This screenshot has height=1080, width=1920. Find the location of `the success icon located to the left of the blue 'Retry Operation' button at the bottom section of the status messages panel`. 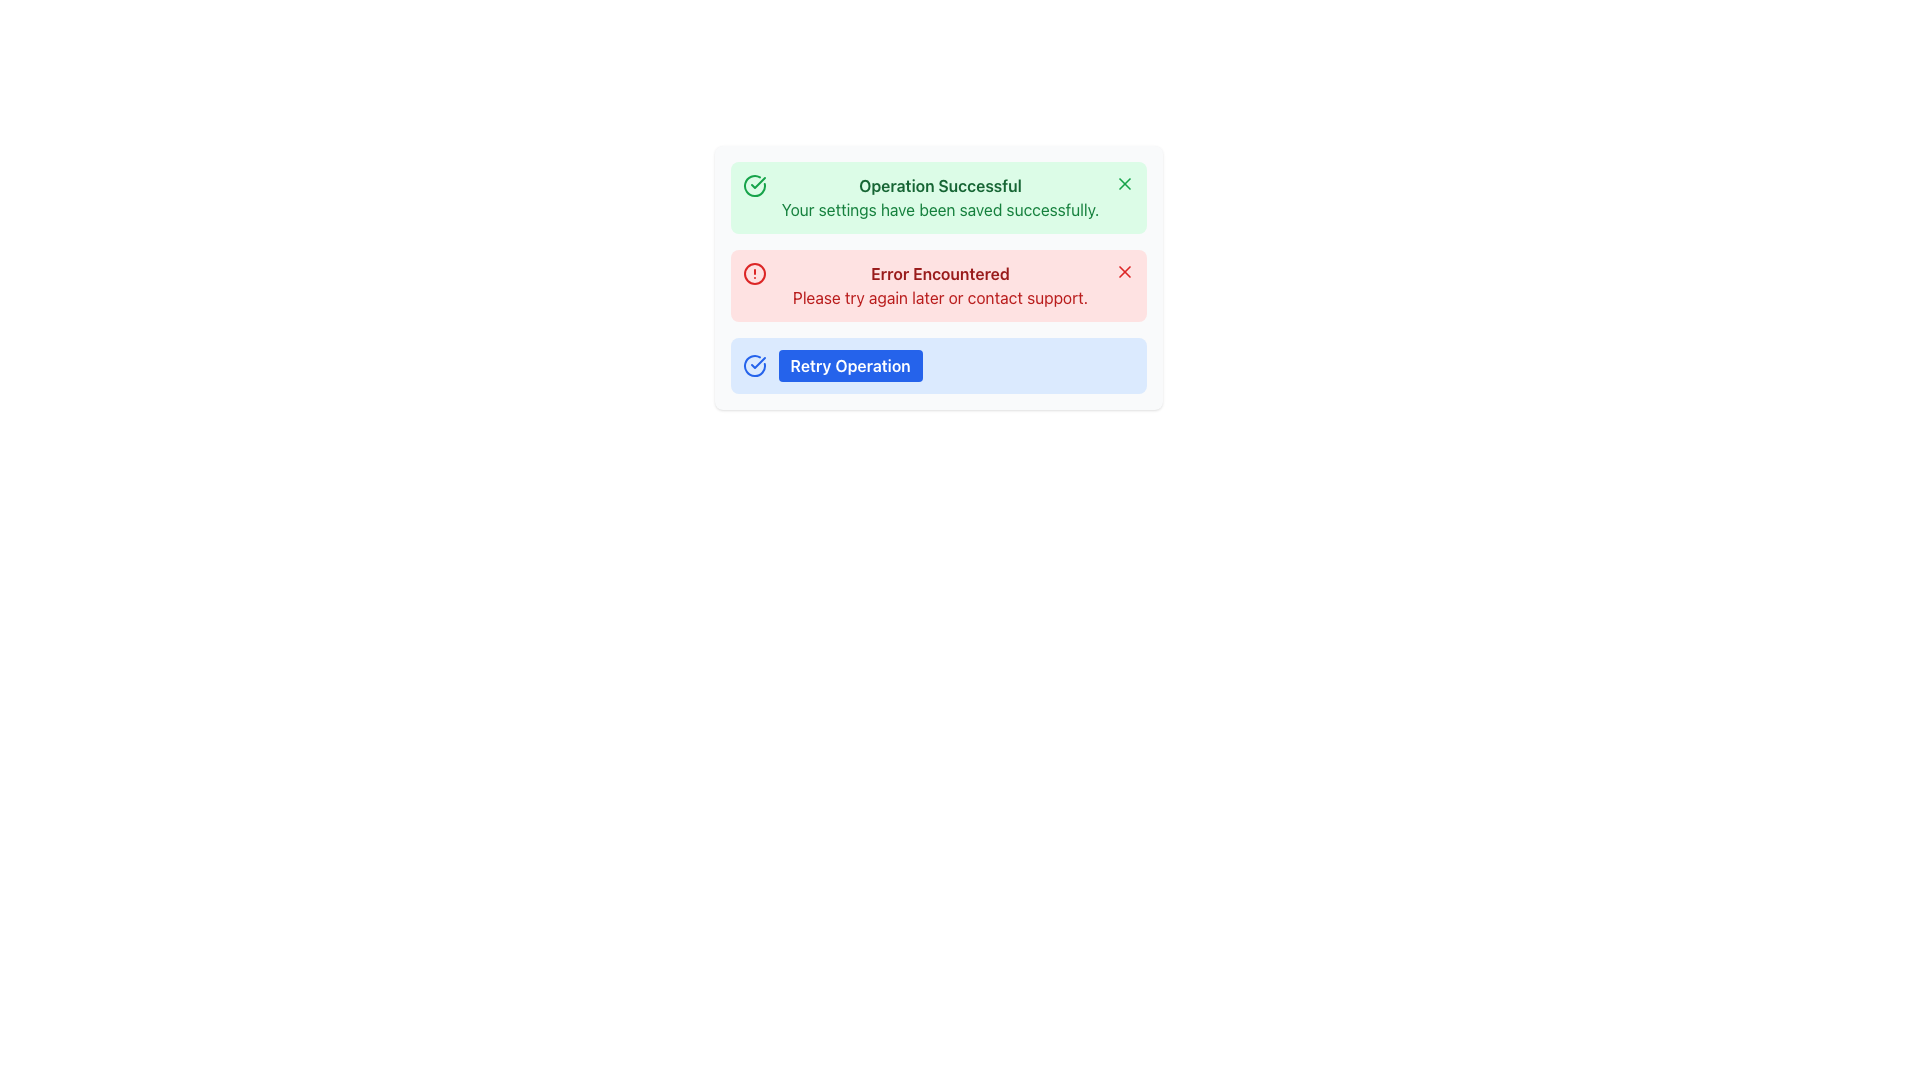

the success icon located to the left of the blue 'Retry Operation' button at the bottom section of the status messages panel is located at coordinates (753, 366).